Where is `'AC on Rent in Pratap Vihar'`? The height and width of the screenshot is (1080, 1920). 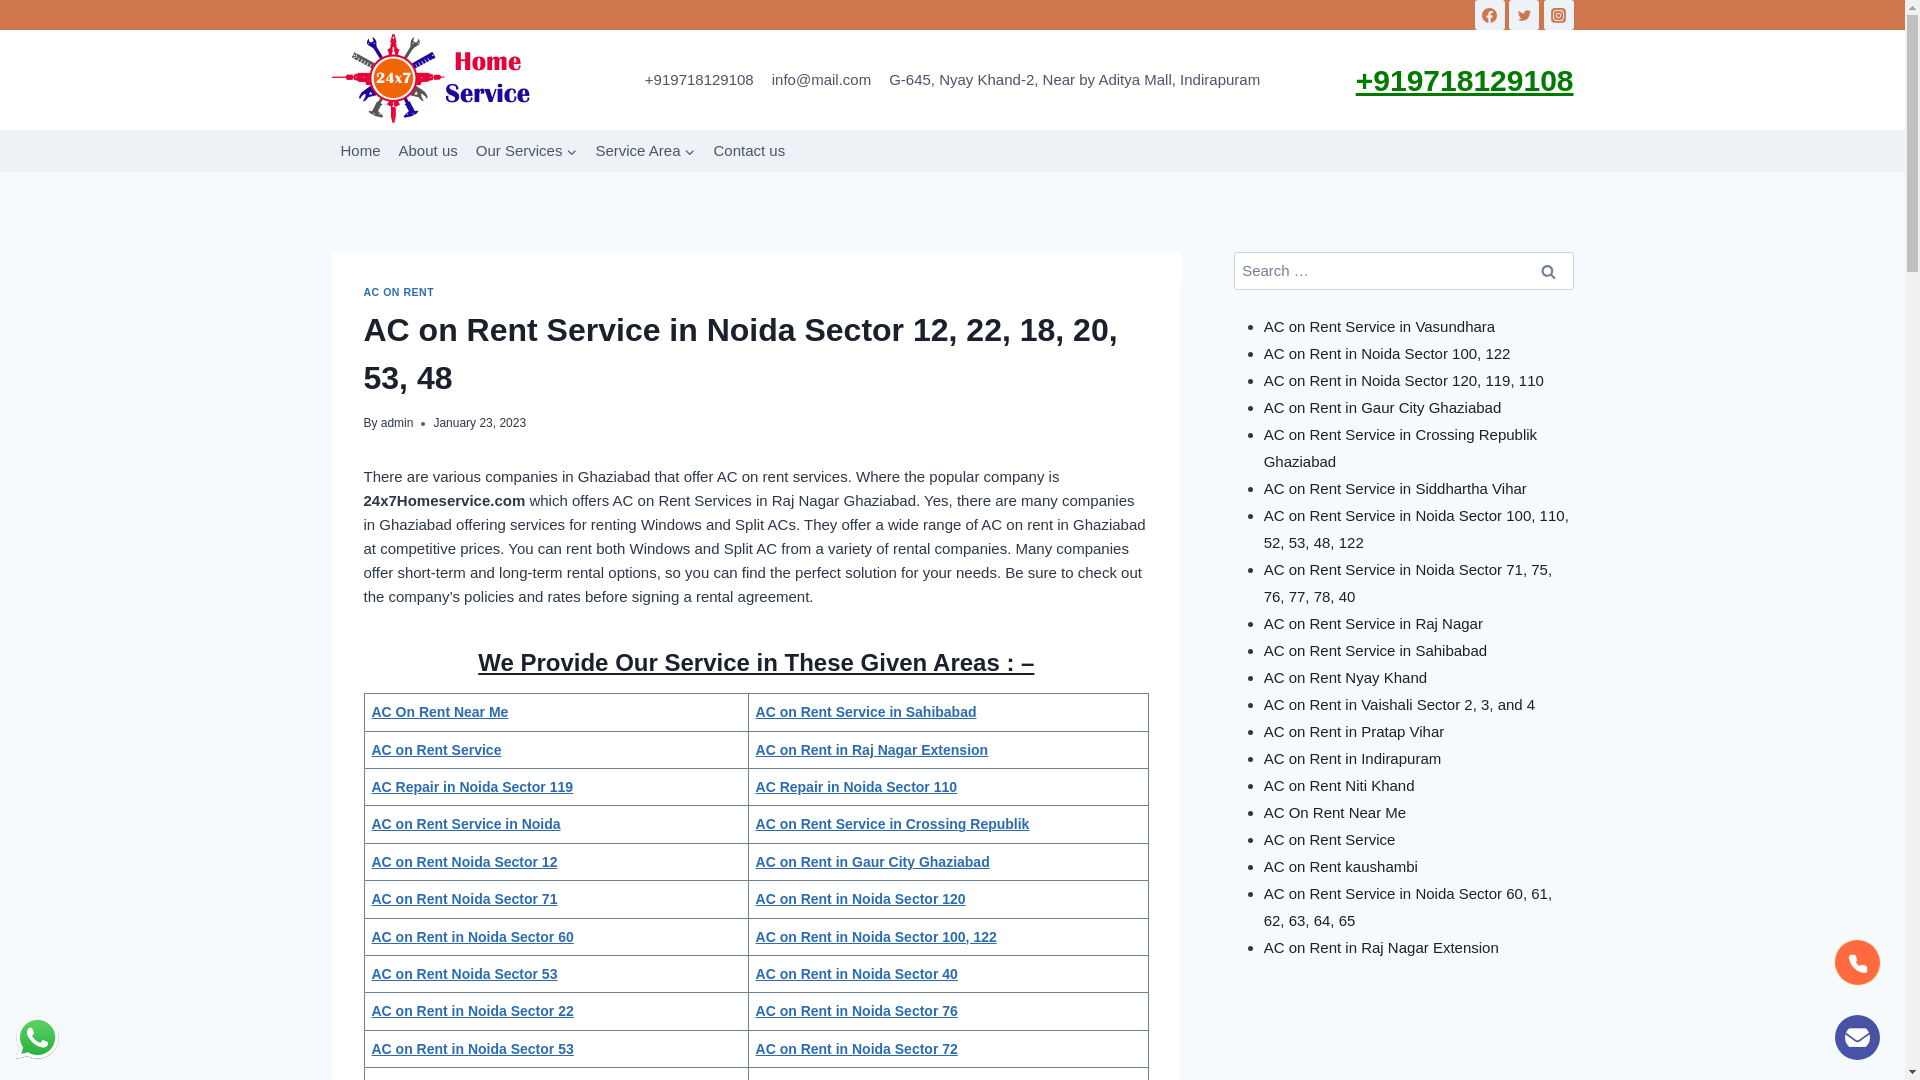 'AC on Rent in Pratap Vihar' is located at coordinates (1262, 730).